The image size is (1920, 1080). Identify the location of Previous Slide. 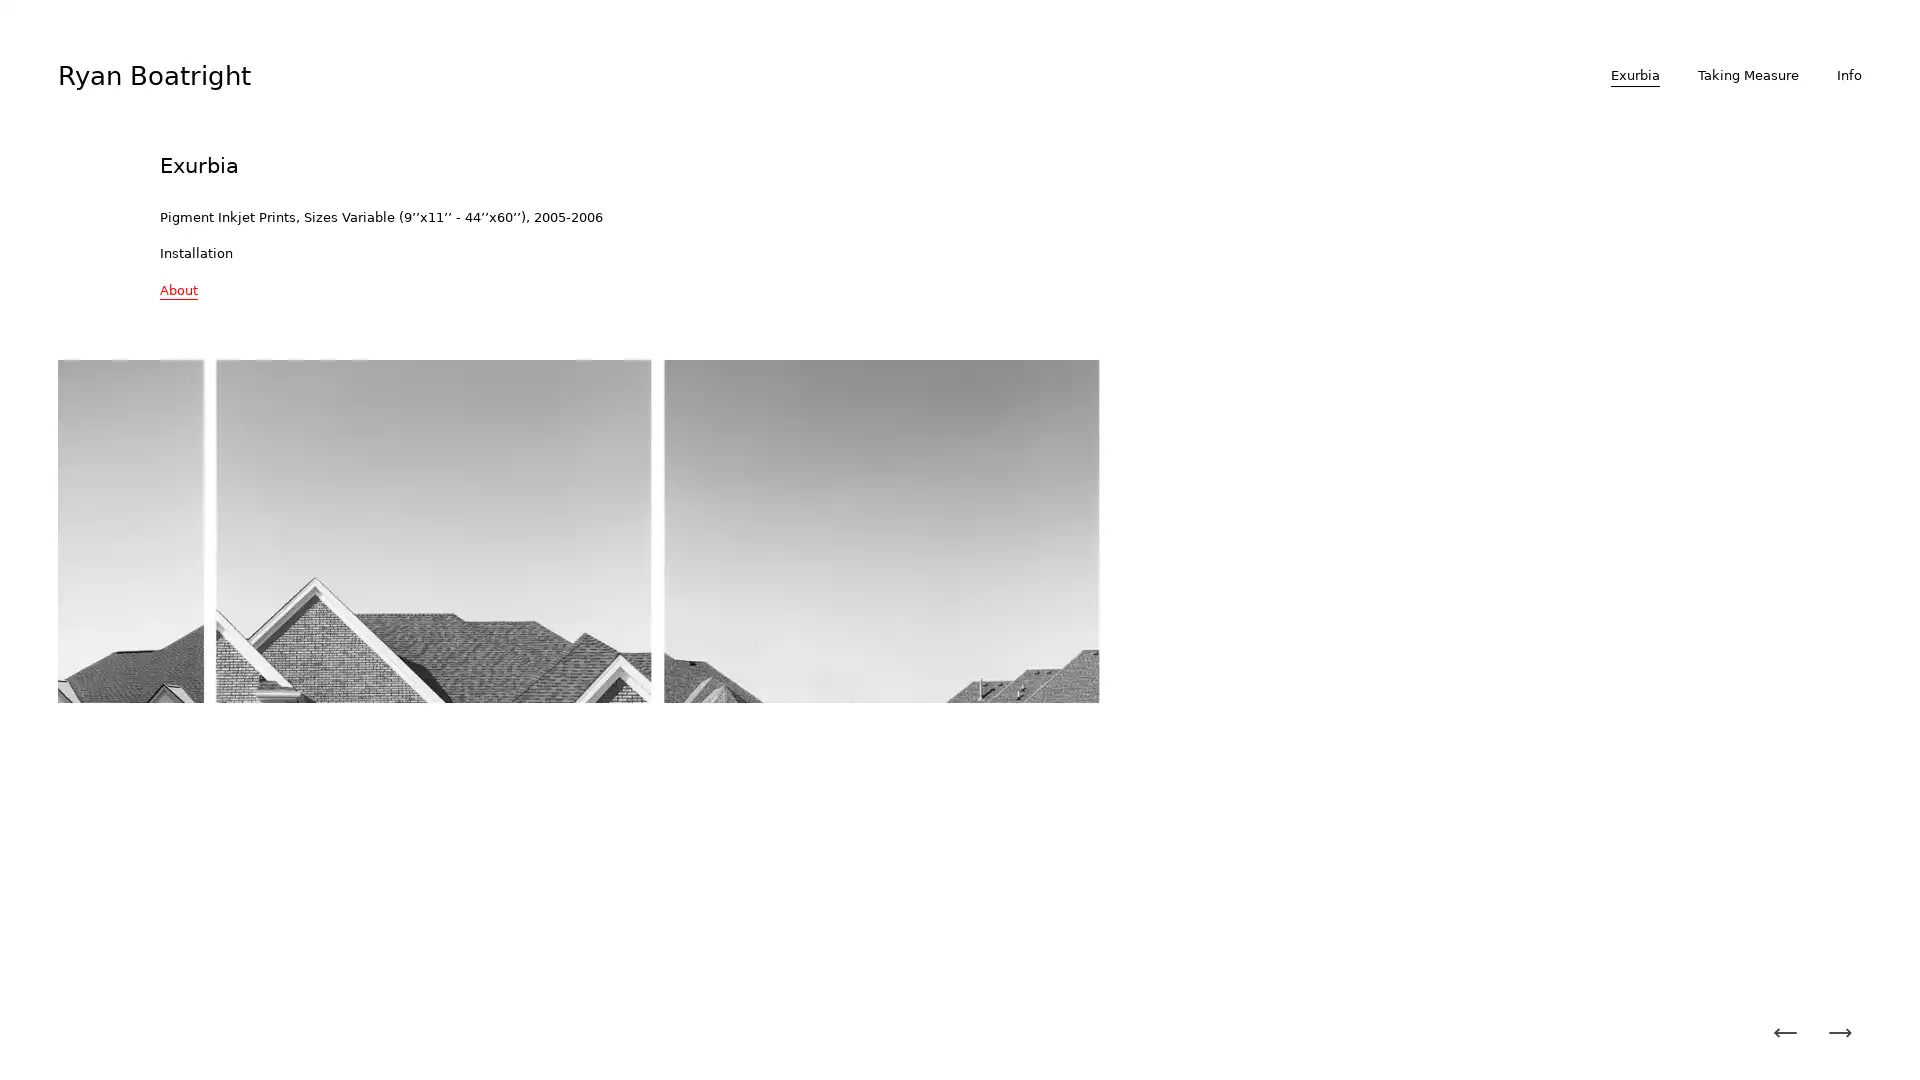
(1785, 1032).